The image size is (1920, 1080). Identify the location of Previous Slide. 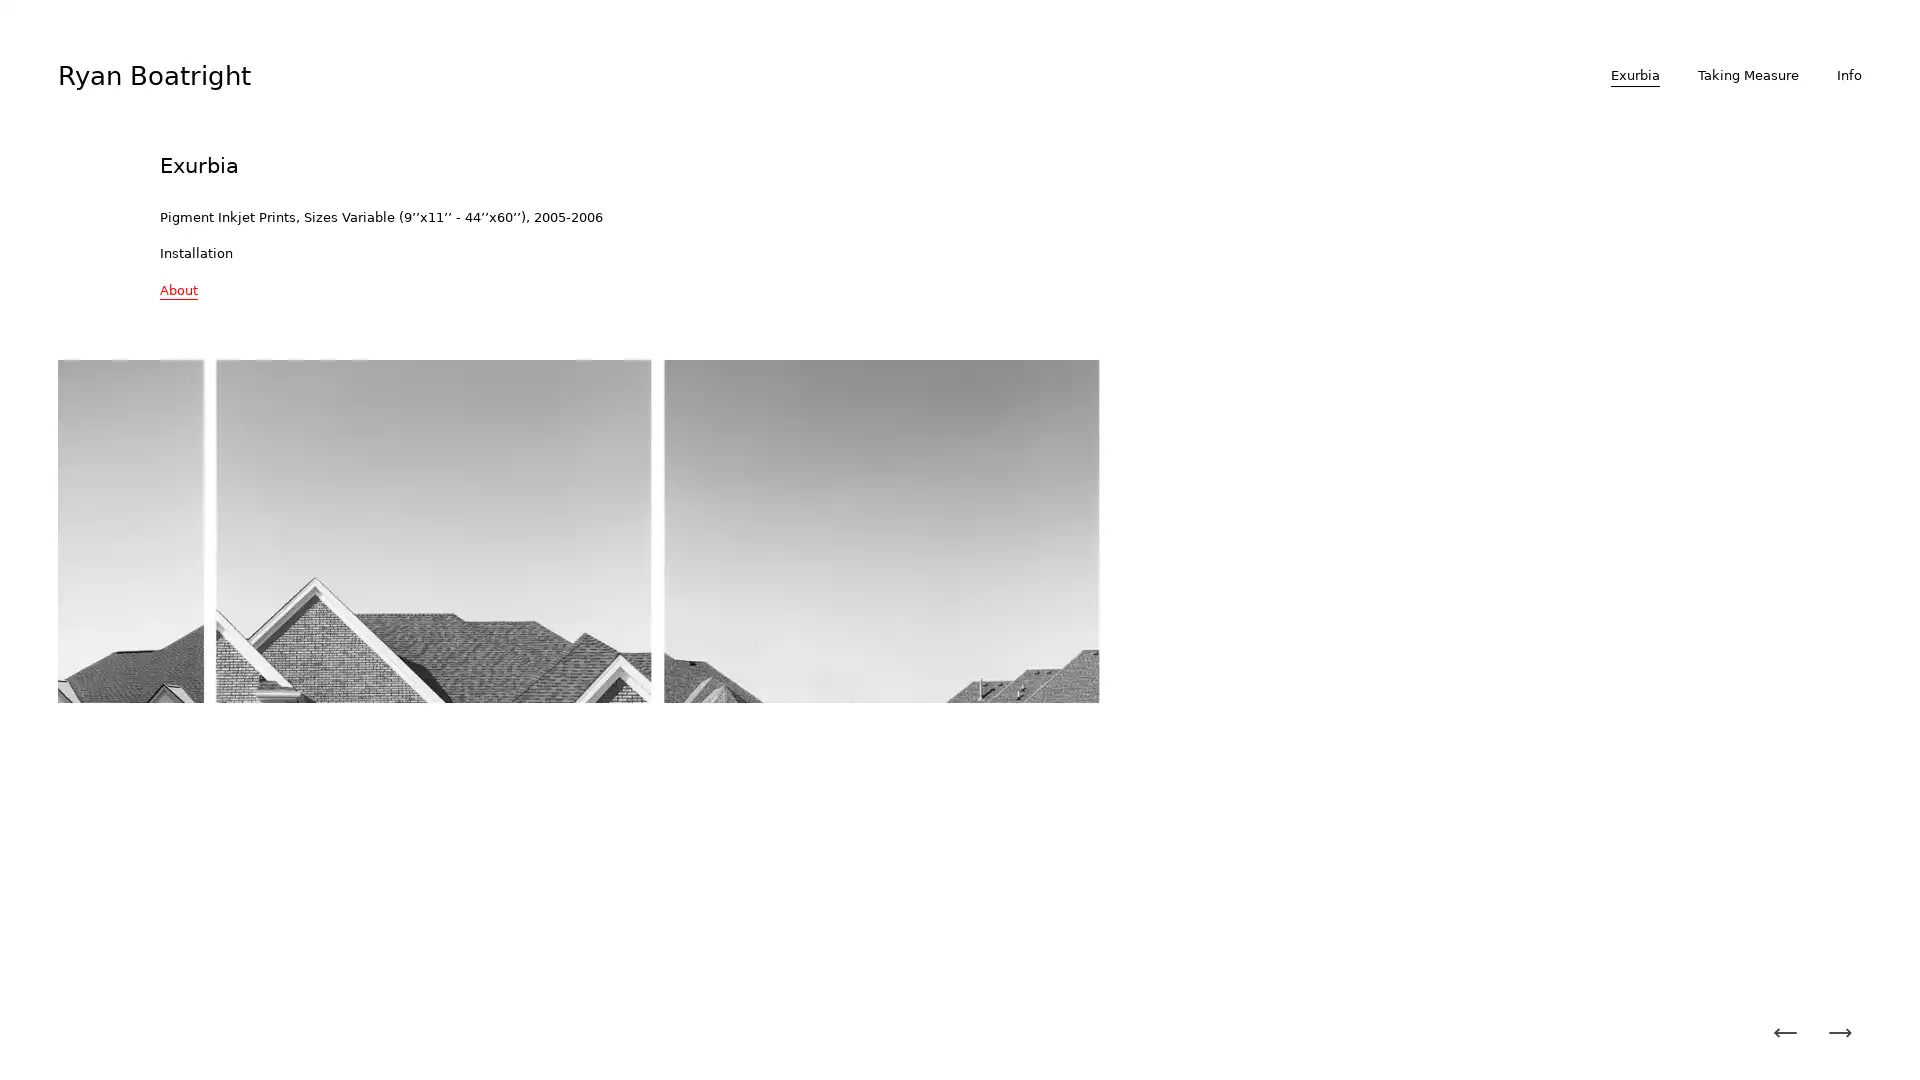
(1785, 1032).